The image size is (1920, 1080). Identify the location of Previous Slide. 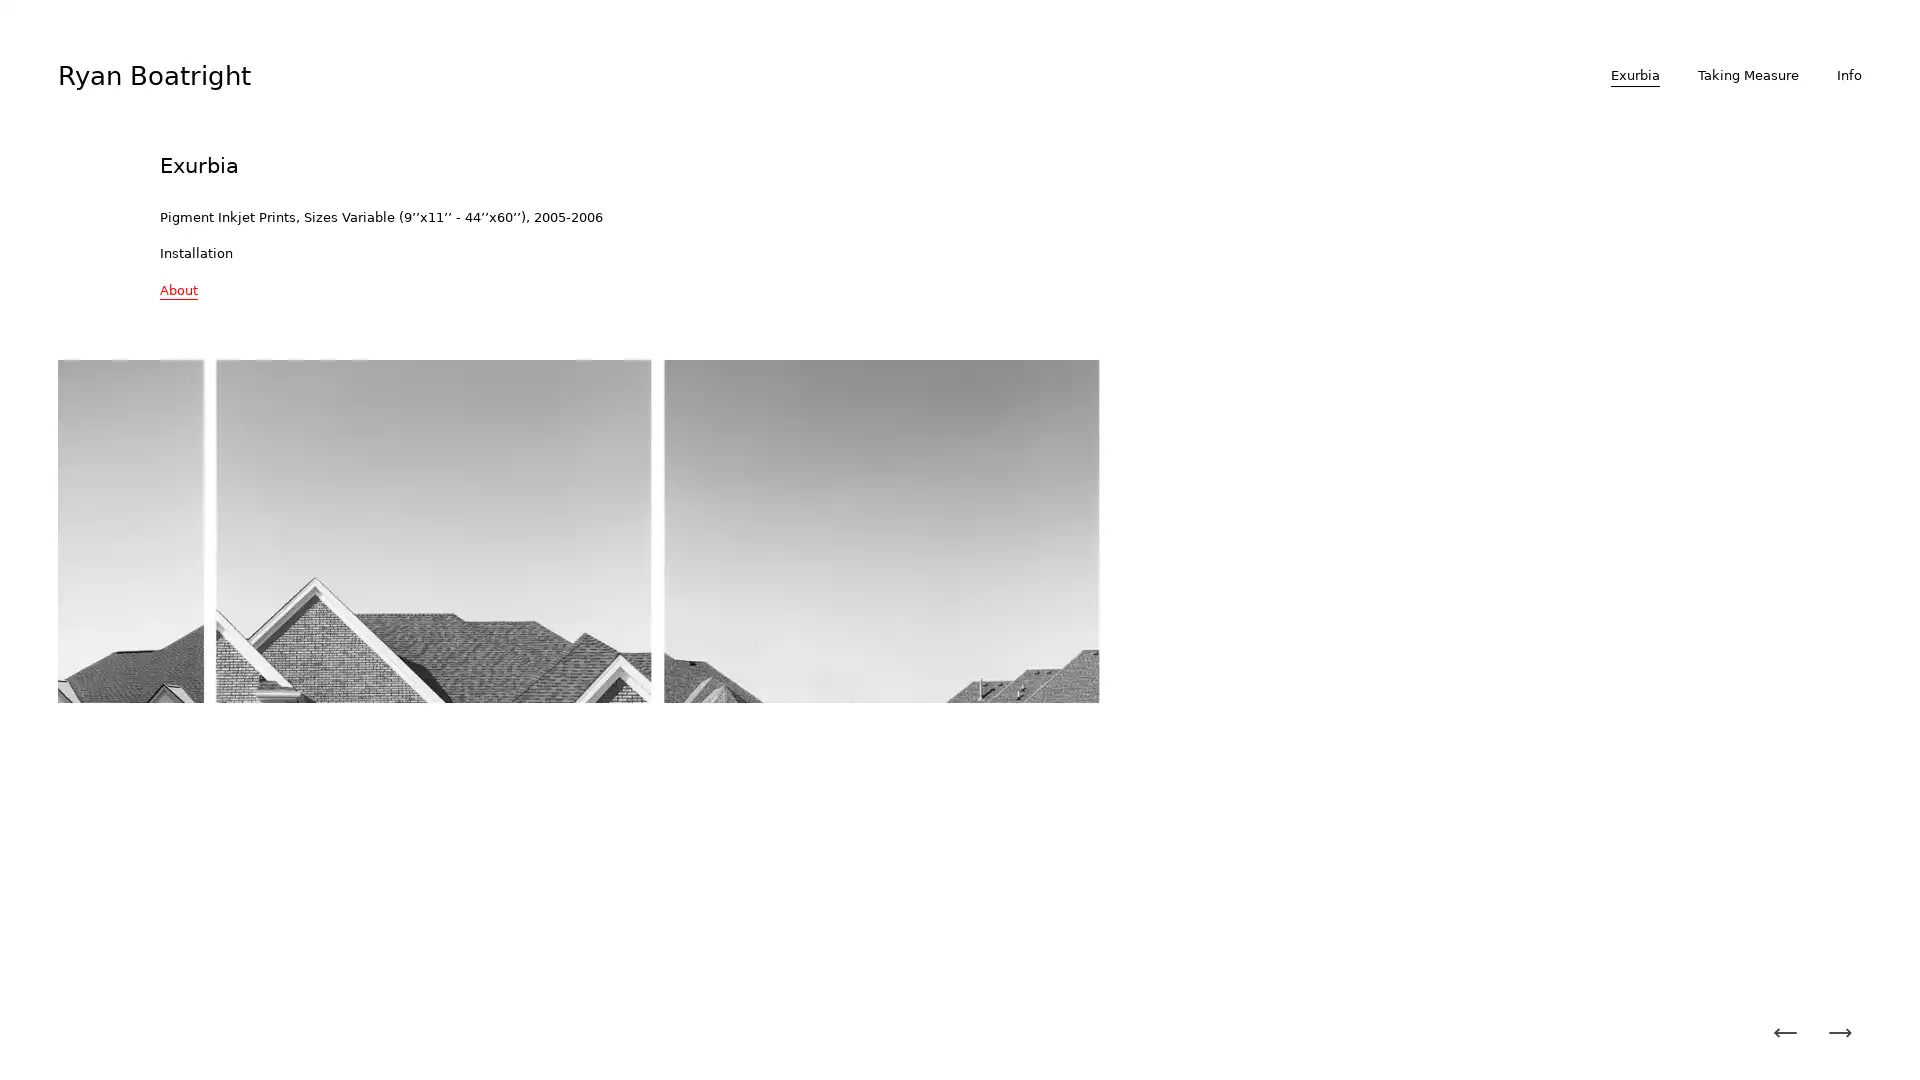
(1785, 1032).